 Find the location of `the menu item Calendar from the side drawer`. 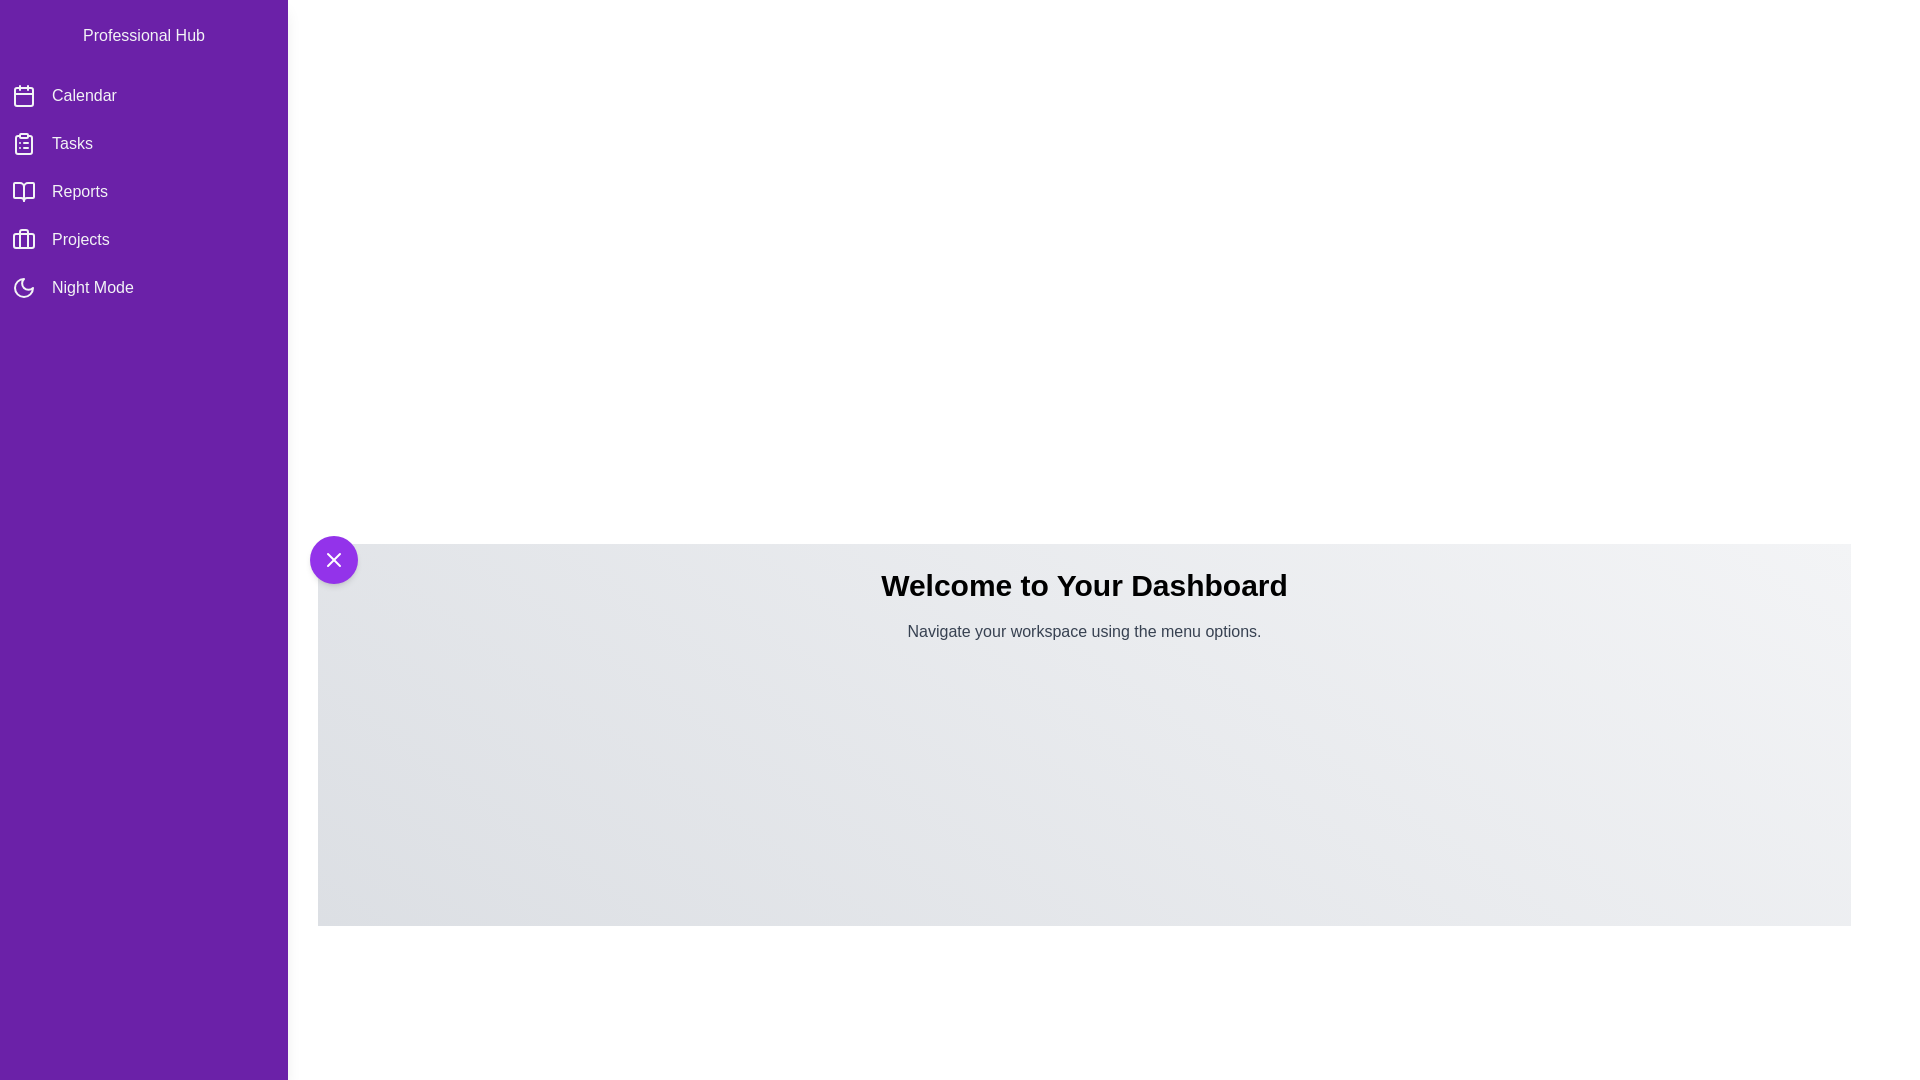

the menu item Calendar from the side drawer is located at coordinates (143, 96).